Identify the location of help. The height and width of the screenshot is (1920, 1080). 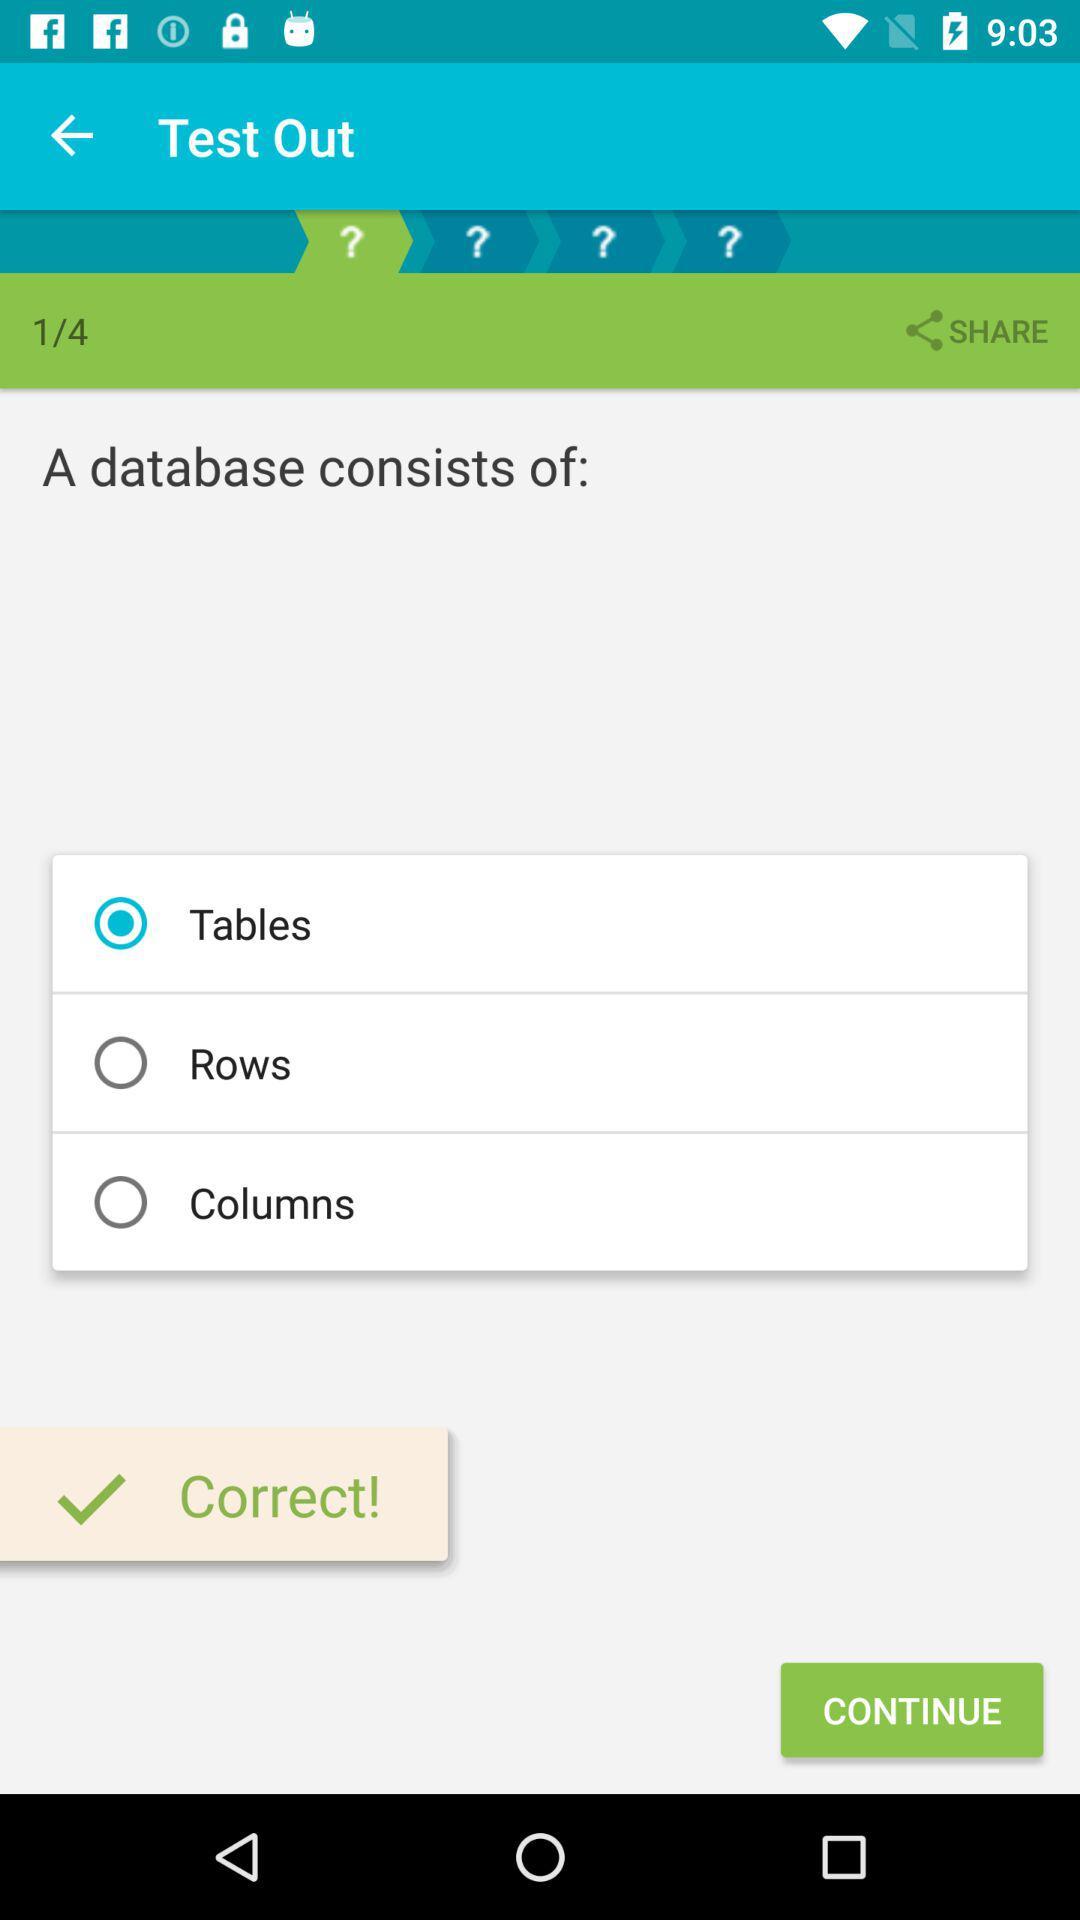
(729, 240).